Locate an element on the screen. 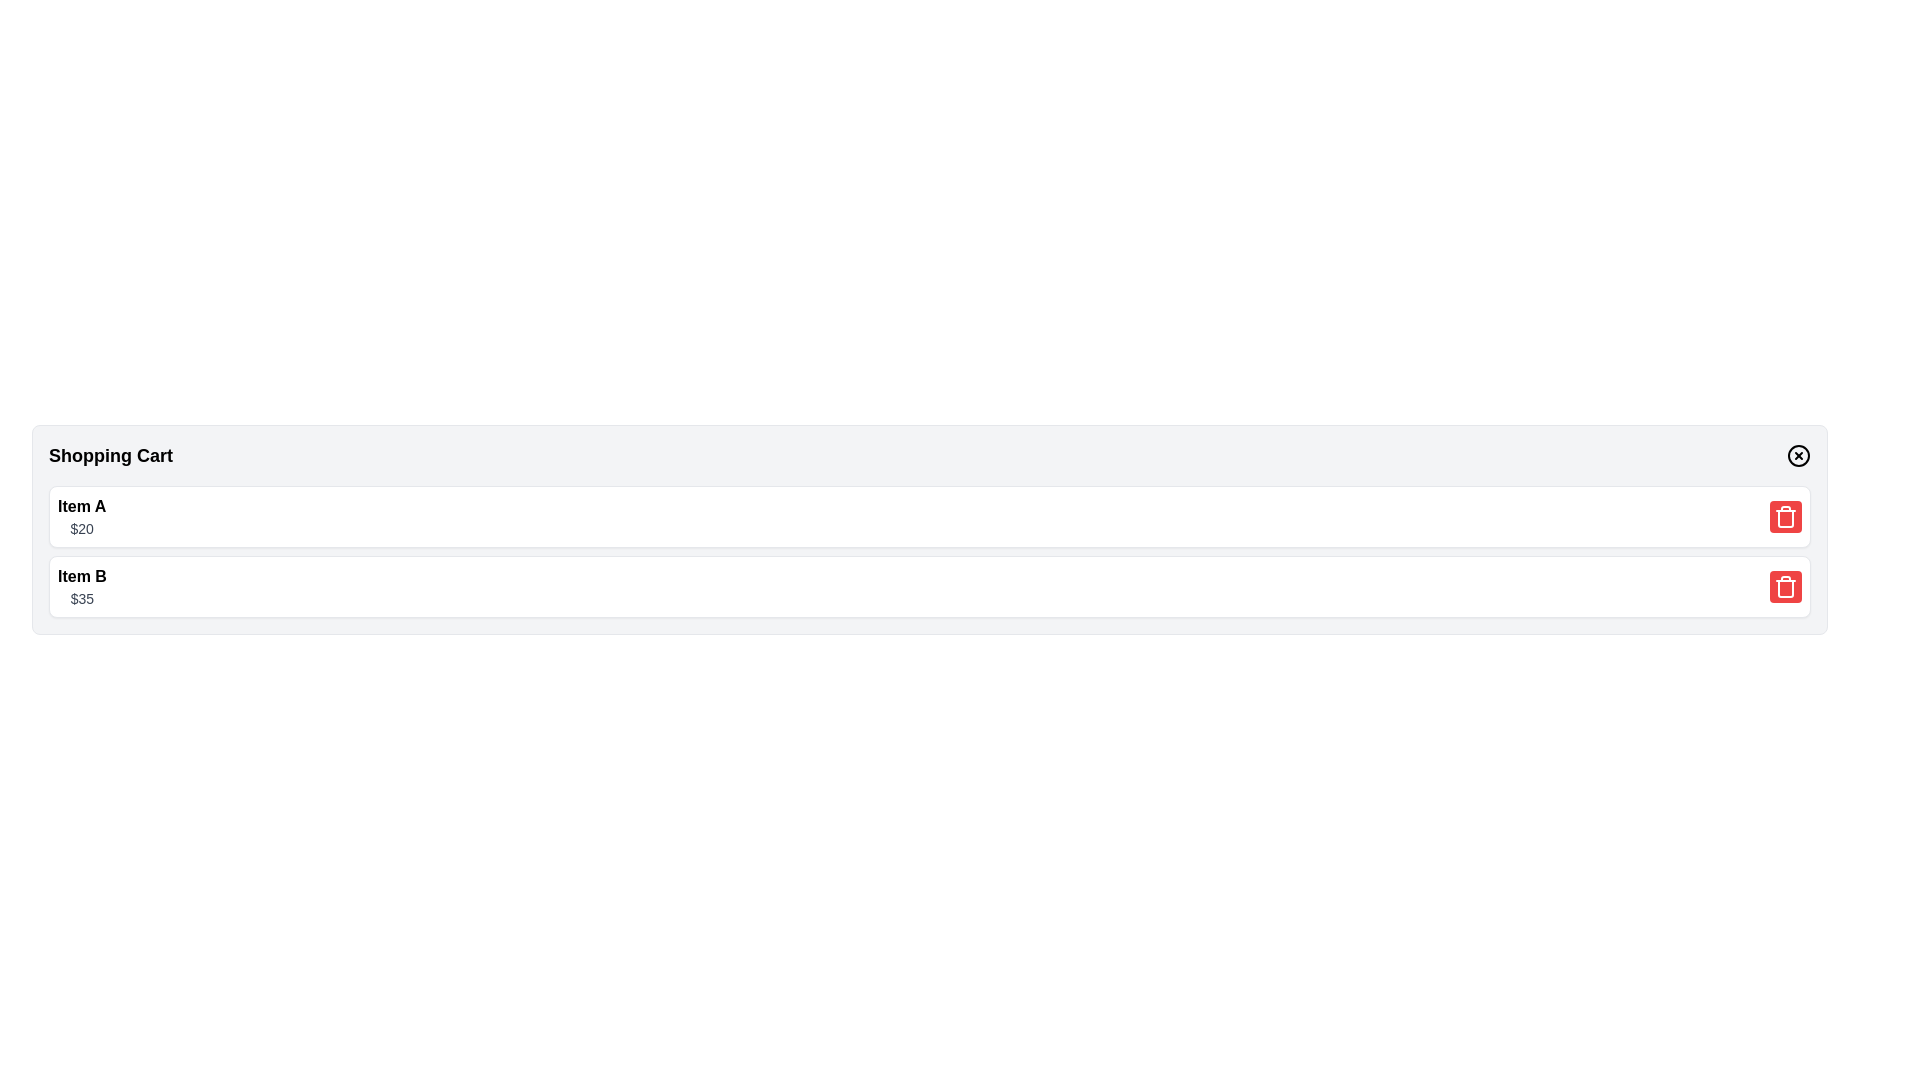 The height and width of the screenshot is (1080, 1920). text from the text label that displays '$35', which is styled in a smaller gray font and located below the 'Item B' label in the shopping cart is located at coordinates (81, 597).